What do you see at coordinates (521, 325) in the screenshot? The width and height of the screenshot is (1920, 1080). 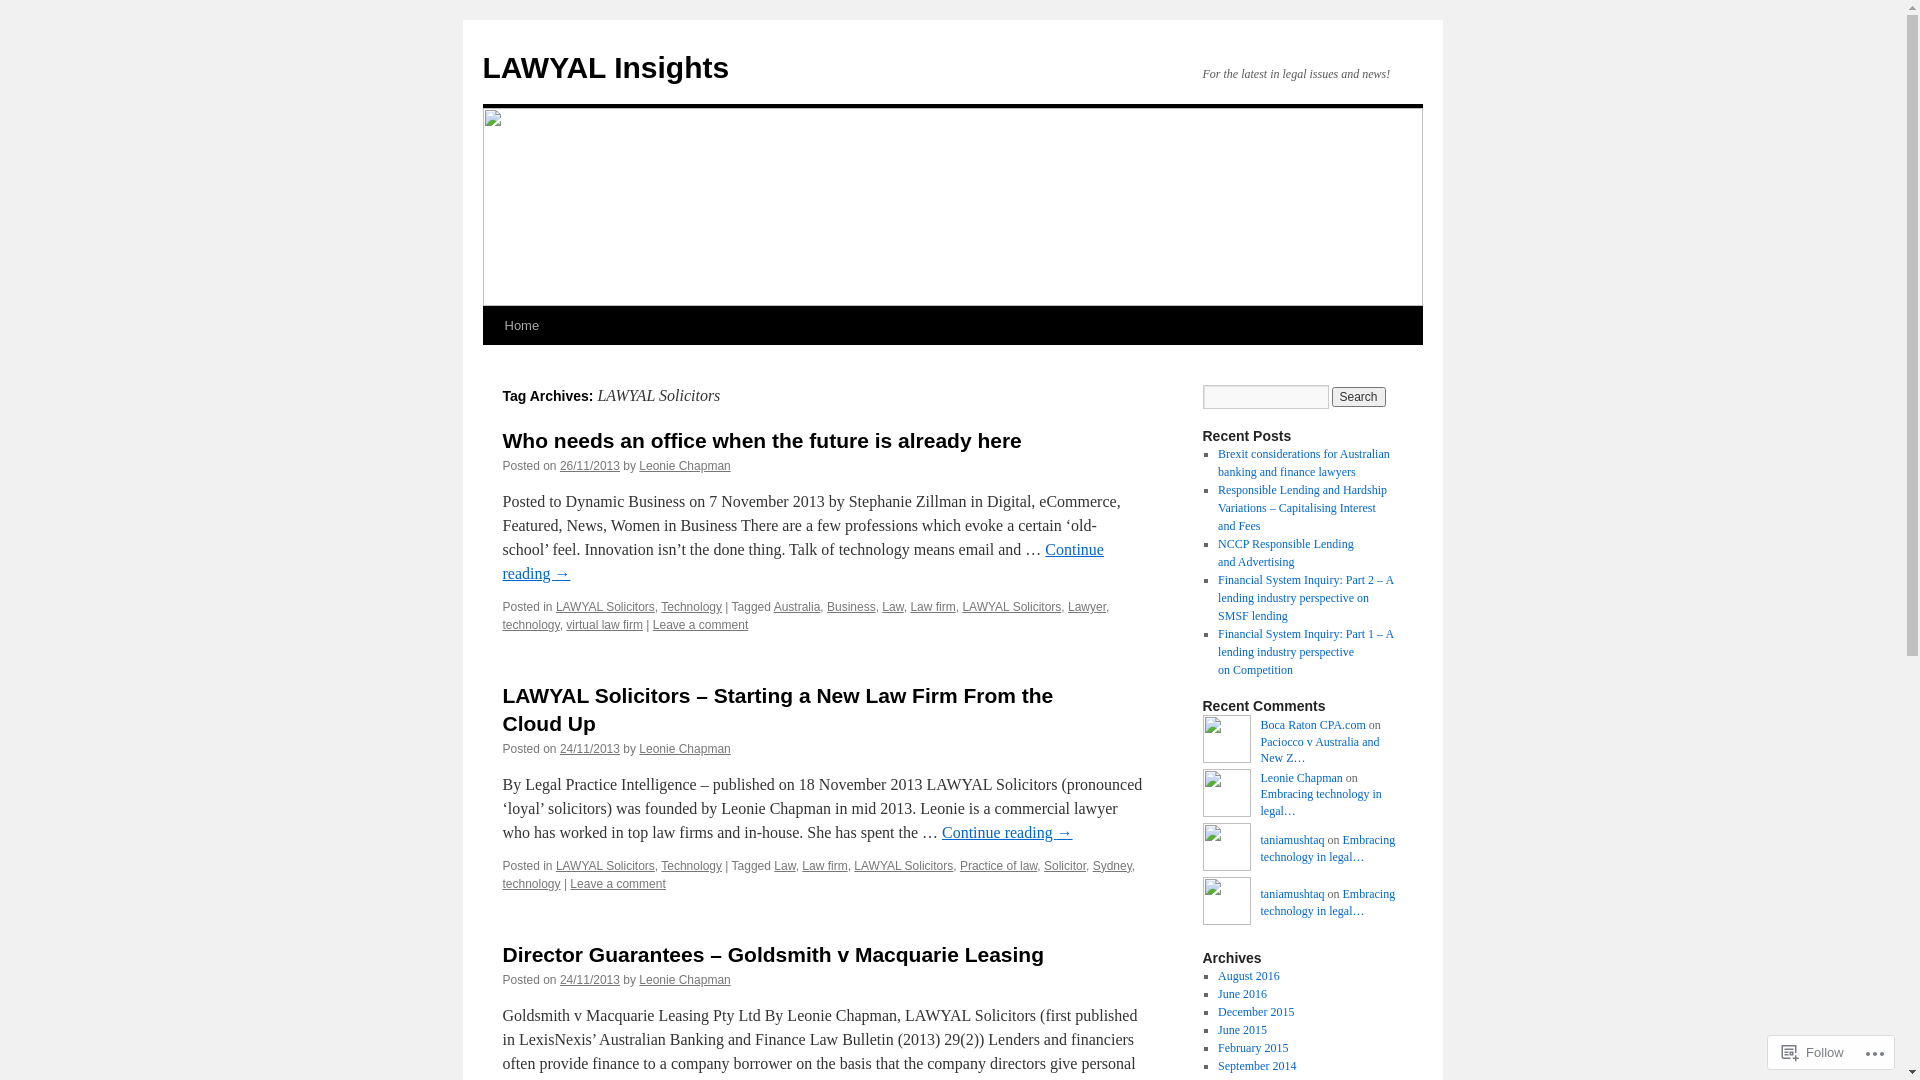 I see `'Home'` at bounding box center [521, 325].